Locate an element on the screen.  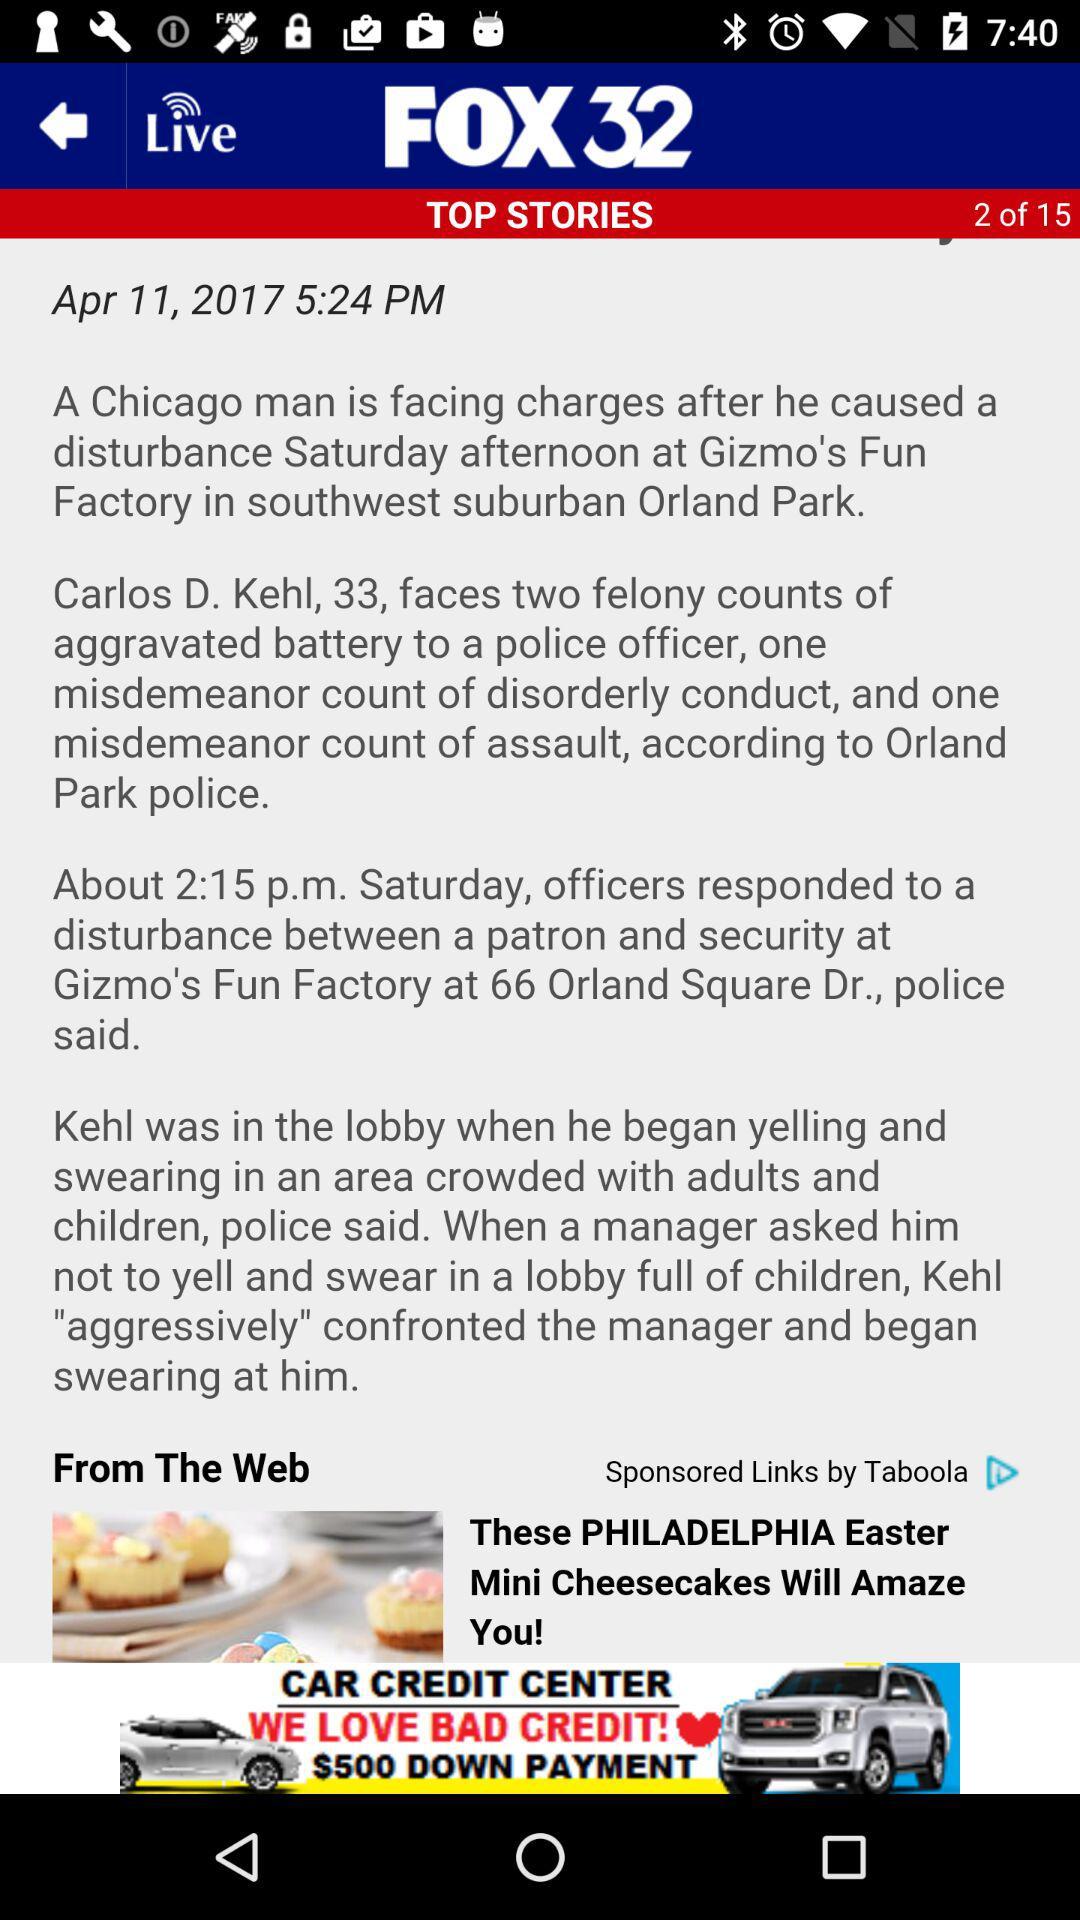
advertisement is located at coordinates (540, 124).